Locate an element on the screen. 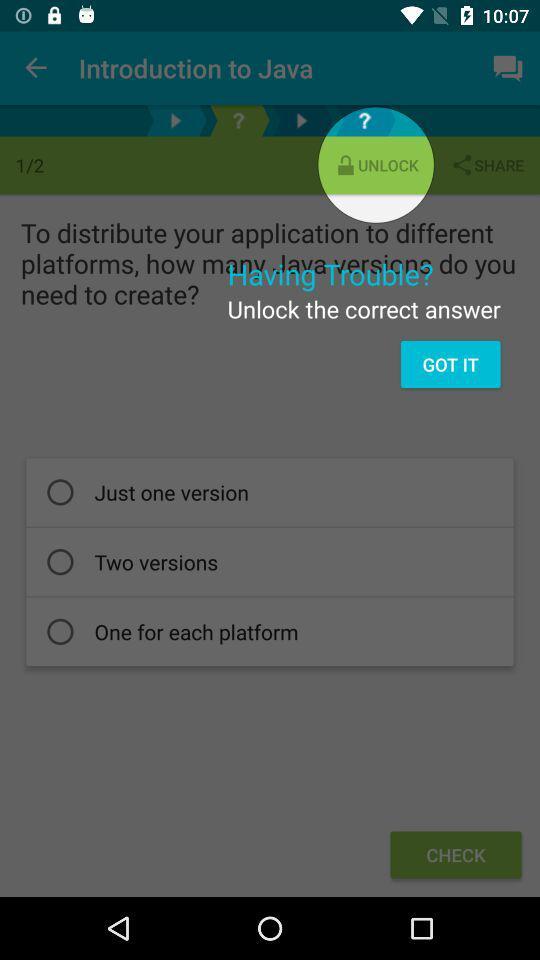 The width and height of the screenshot is (540, 960). the help icon is located at coordinates (238, 120).